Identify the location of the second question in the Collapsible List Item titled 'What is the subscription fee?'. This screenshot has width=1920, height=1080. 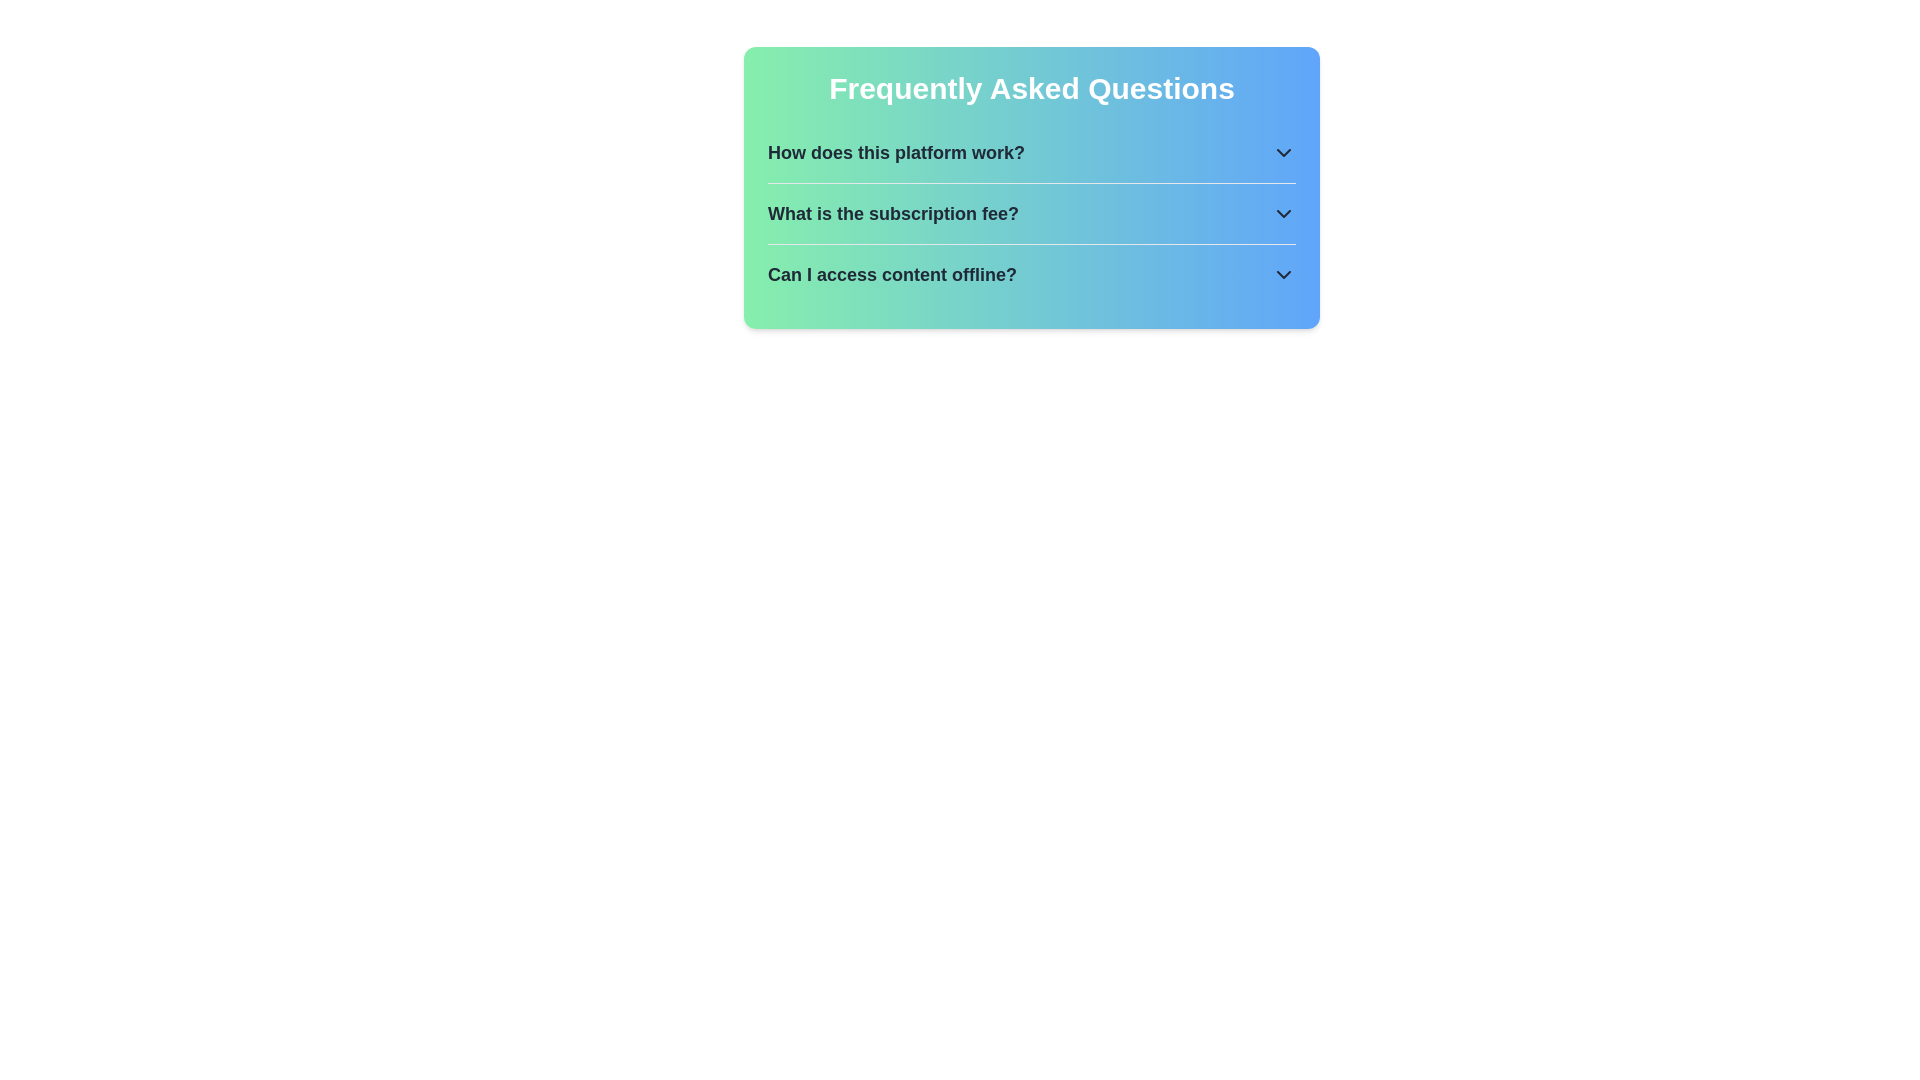
(1032, 213).